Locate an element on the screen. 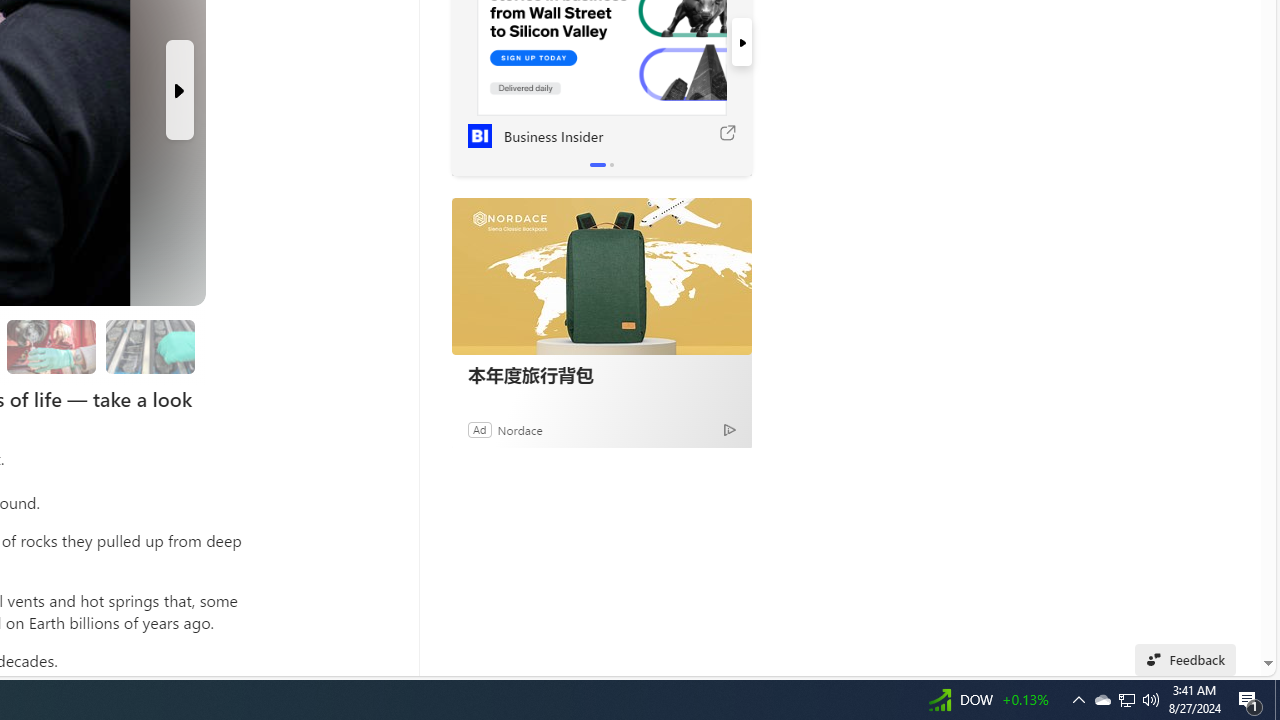  'Next Slide' is located at coordinates (179, 90).